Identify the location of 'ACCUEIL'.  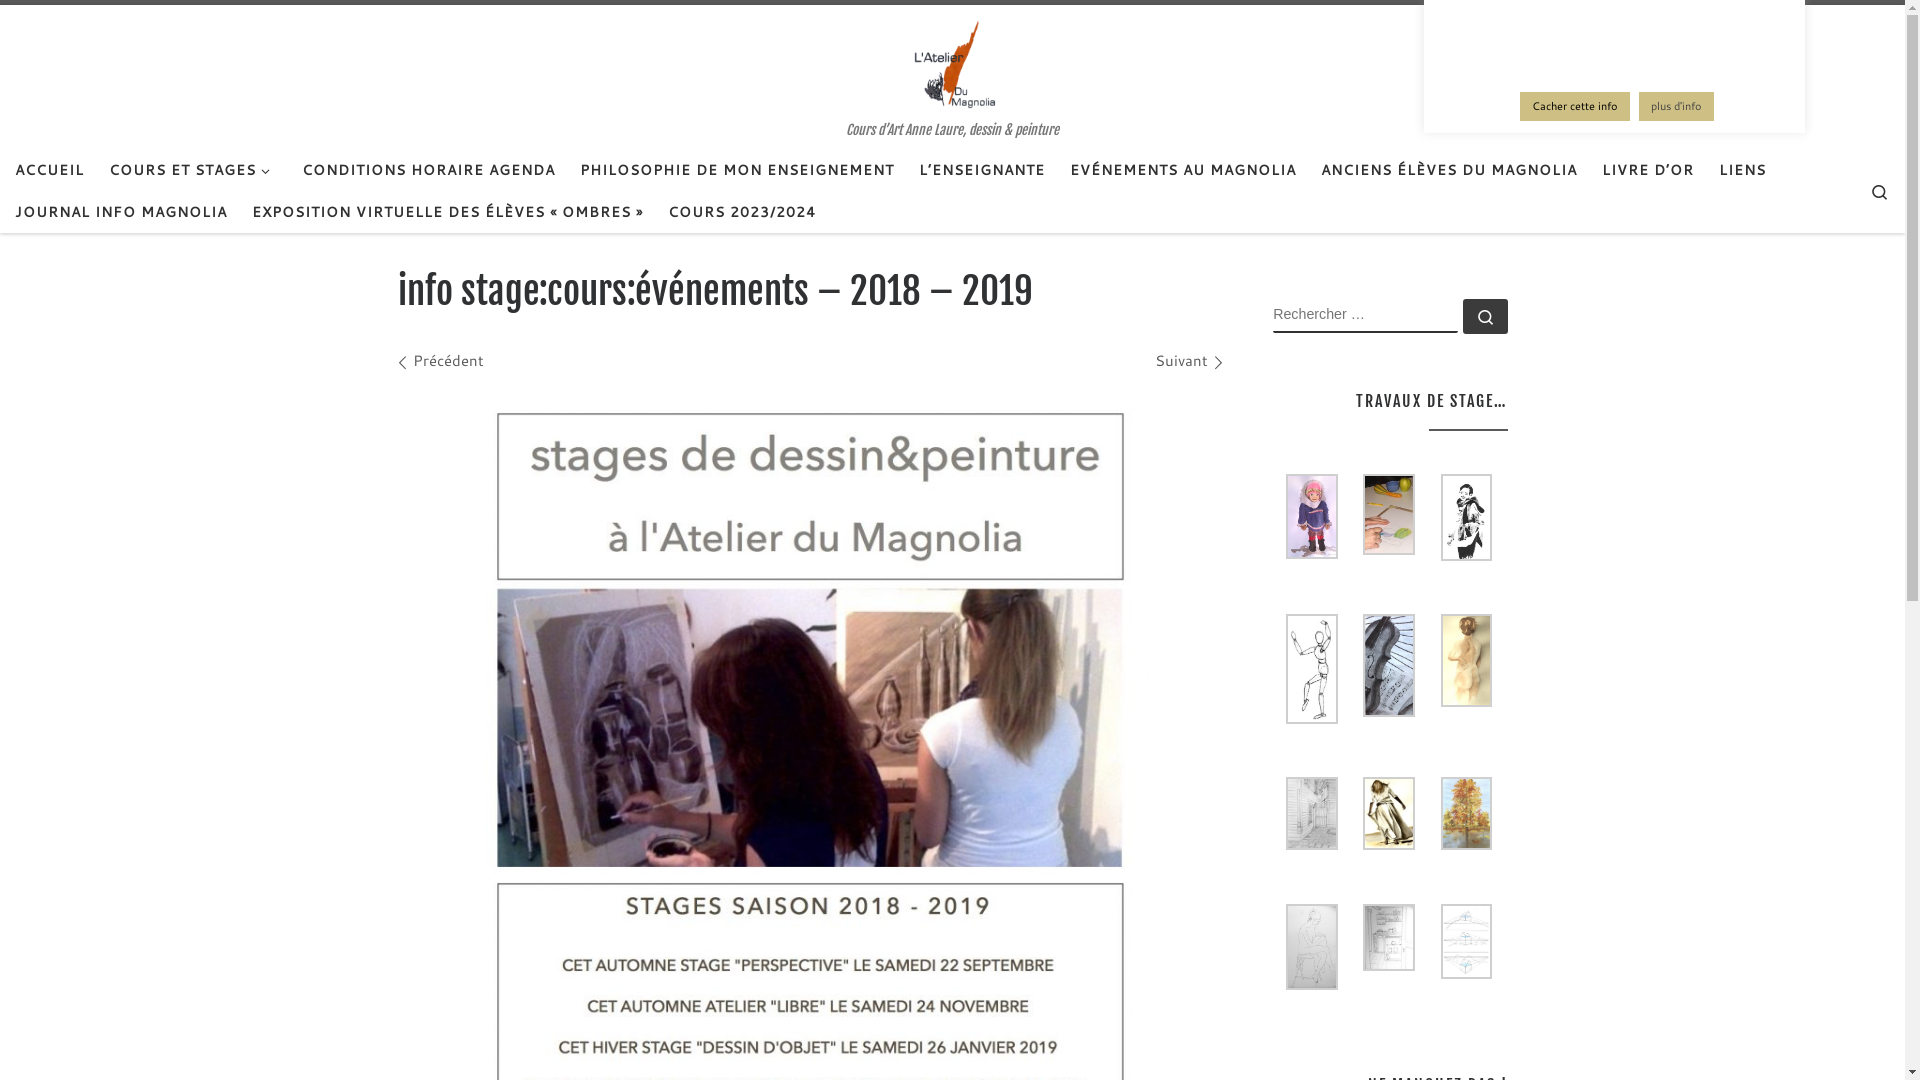
(49, 168).